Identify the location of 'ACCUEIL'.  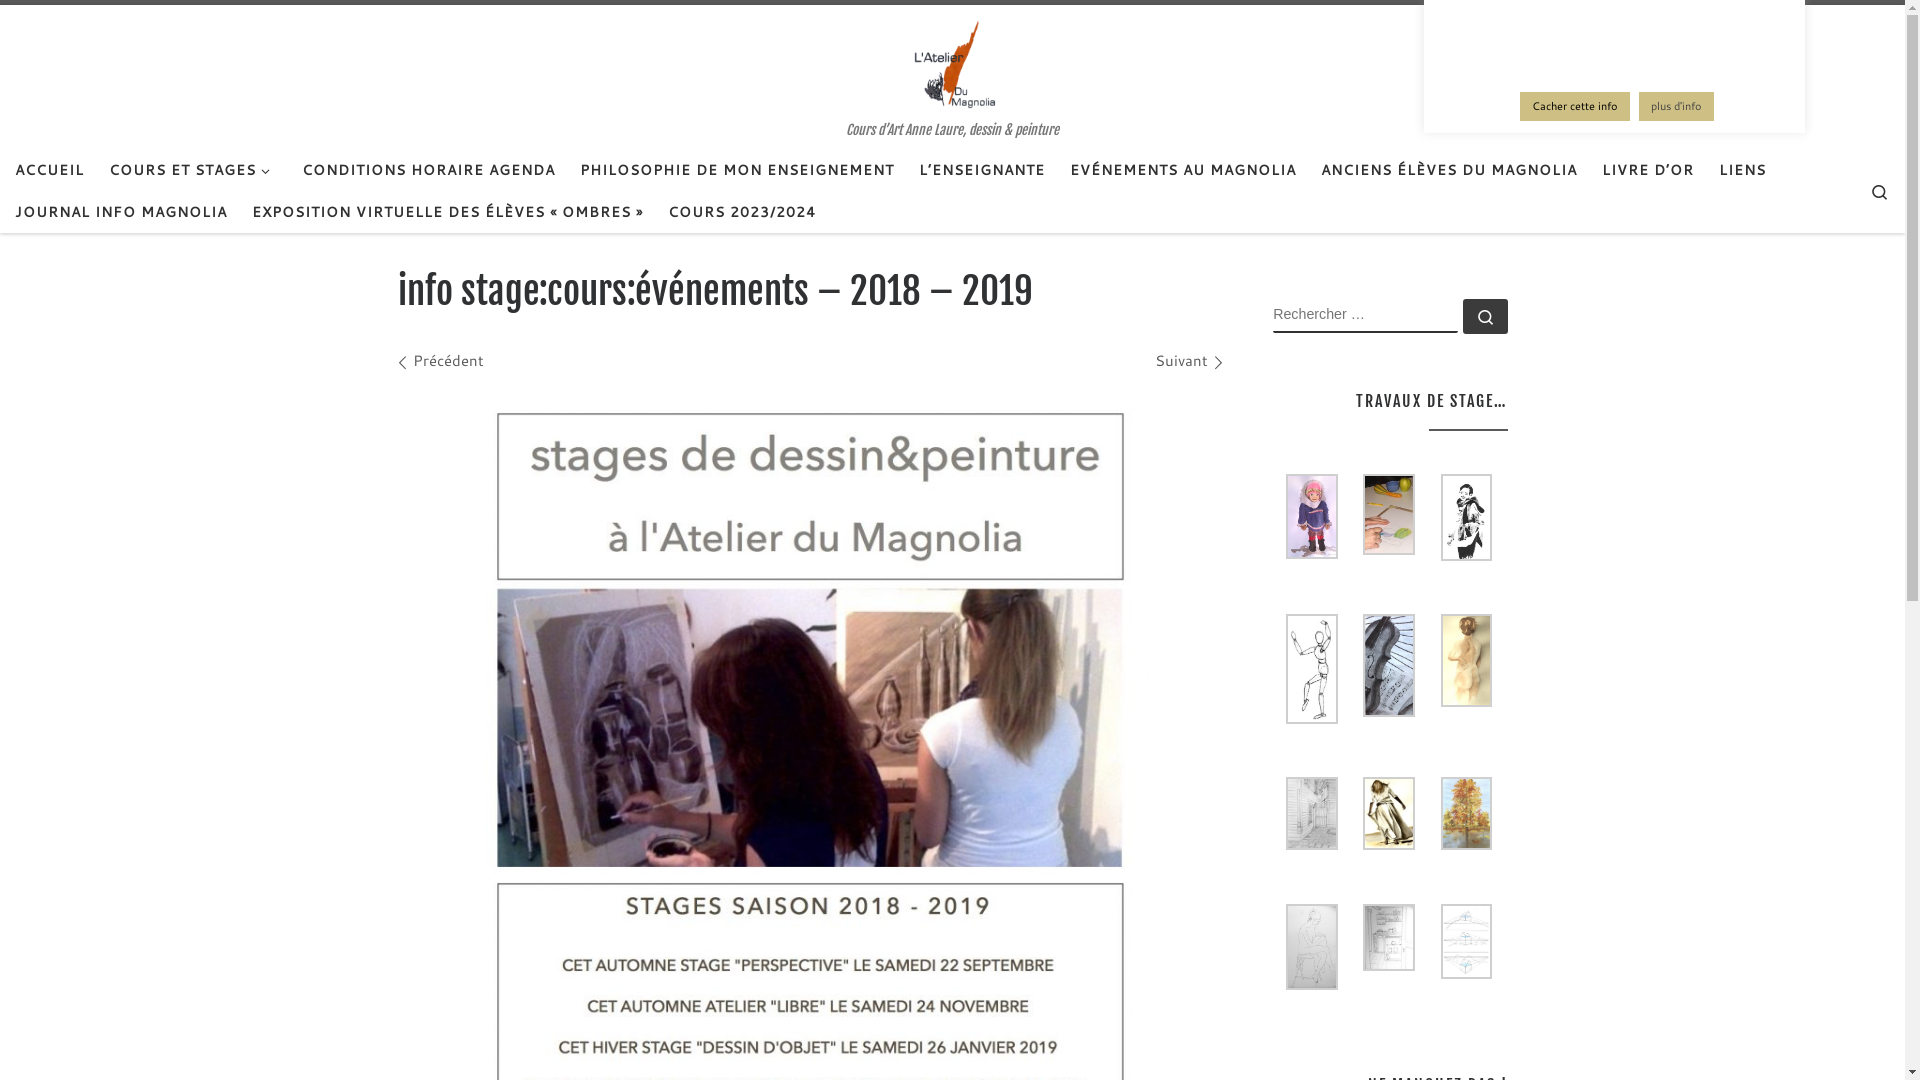
(49, 168).